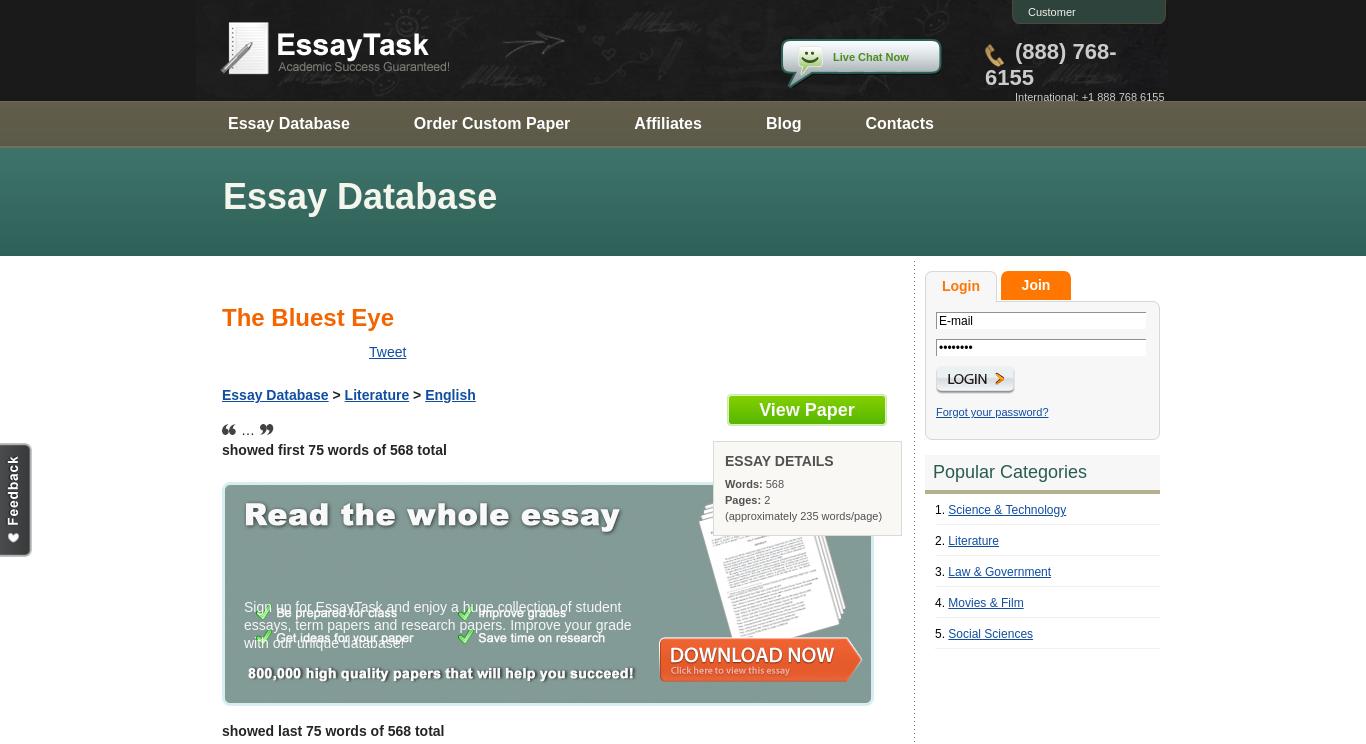 This screenshot has width=1366, height=744. Describe the element at coordinates (897, 122) in the screenshot. I see `'Contacts'` at that location.